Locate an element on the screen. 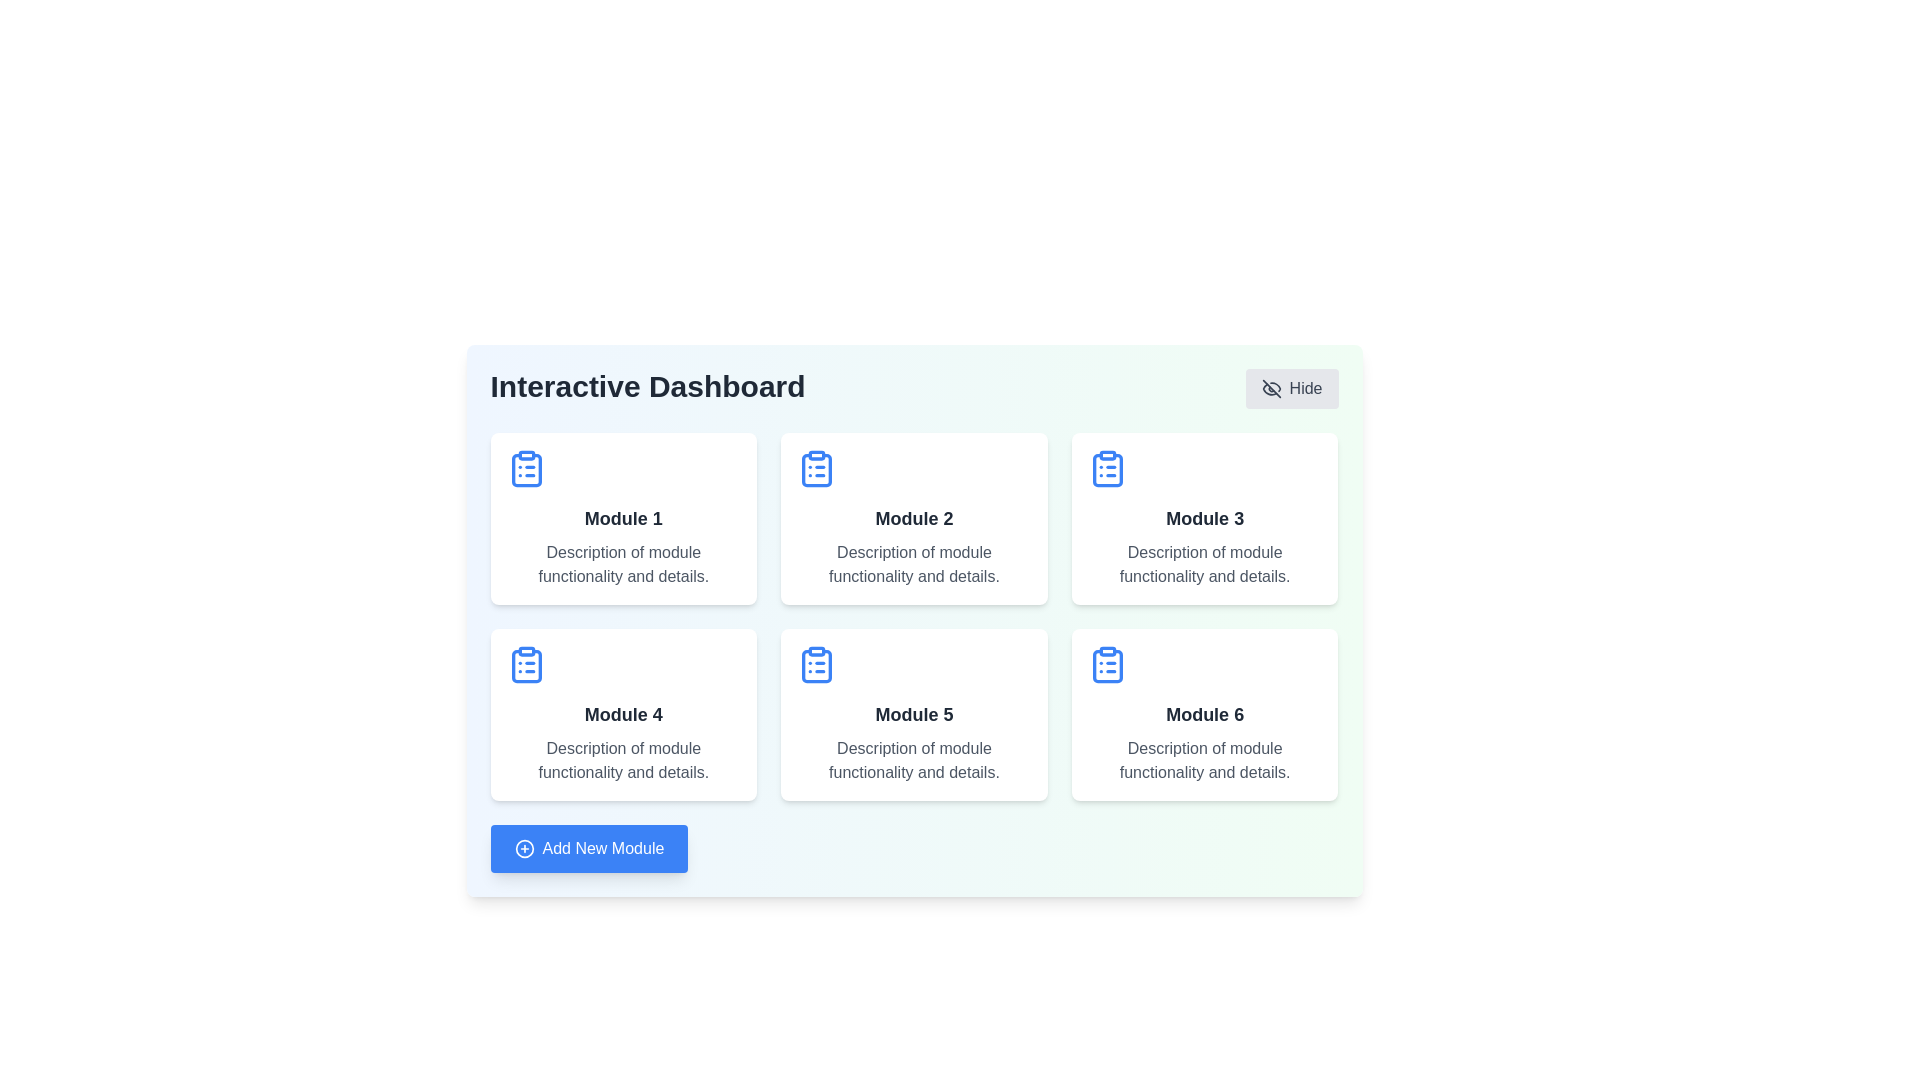 The image size is (1920, 1080). the icon representing 'Module 5', located at the top-left corner of the card titled 'Module 5' is located at coordinates (817, 664).